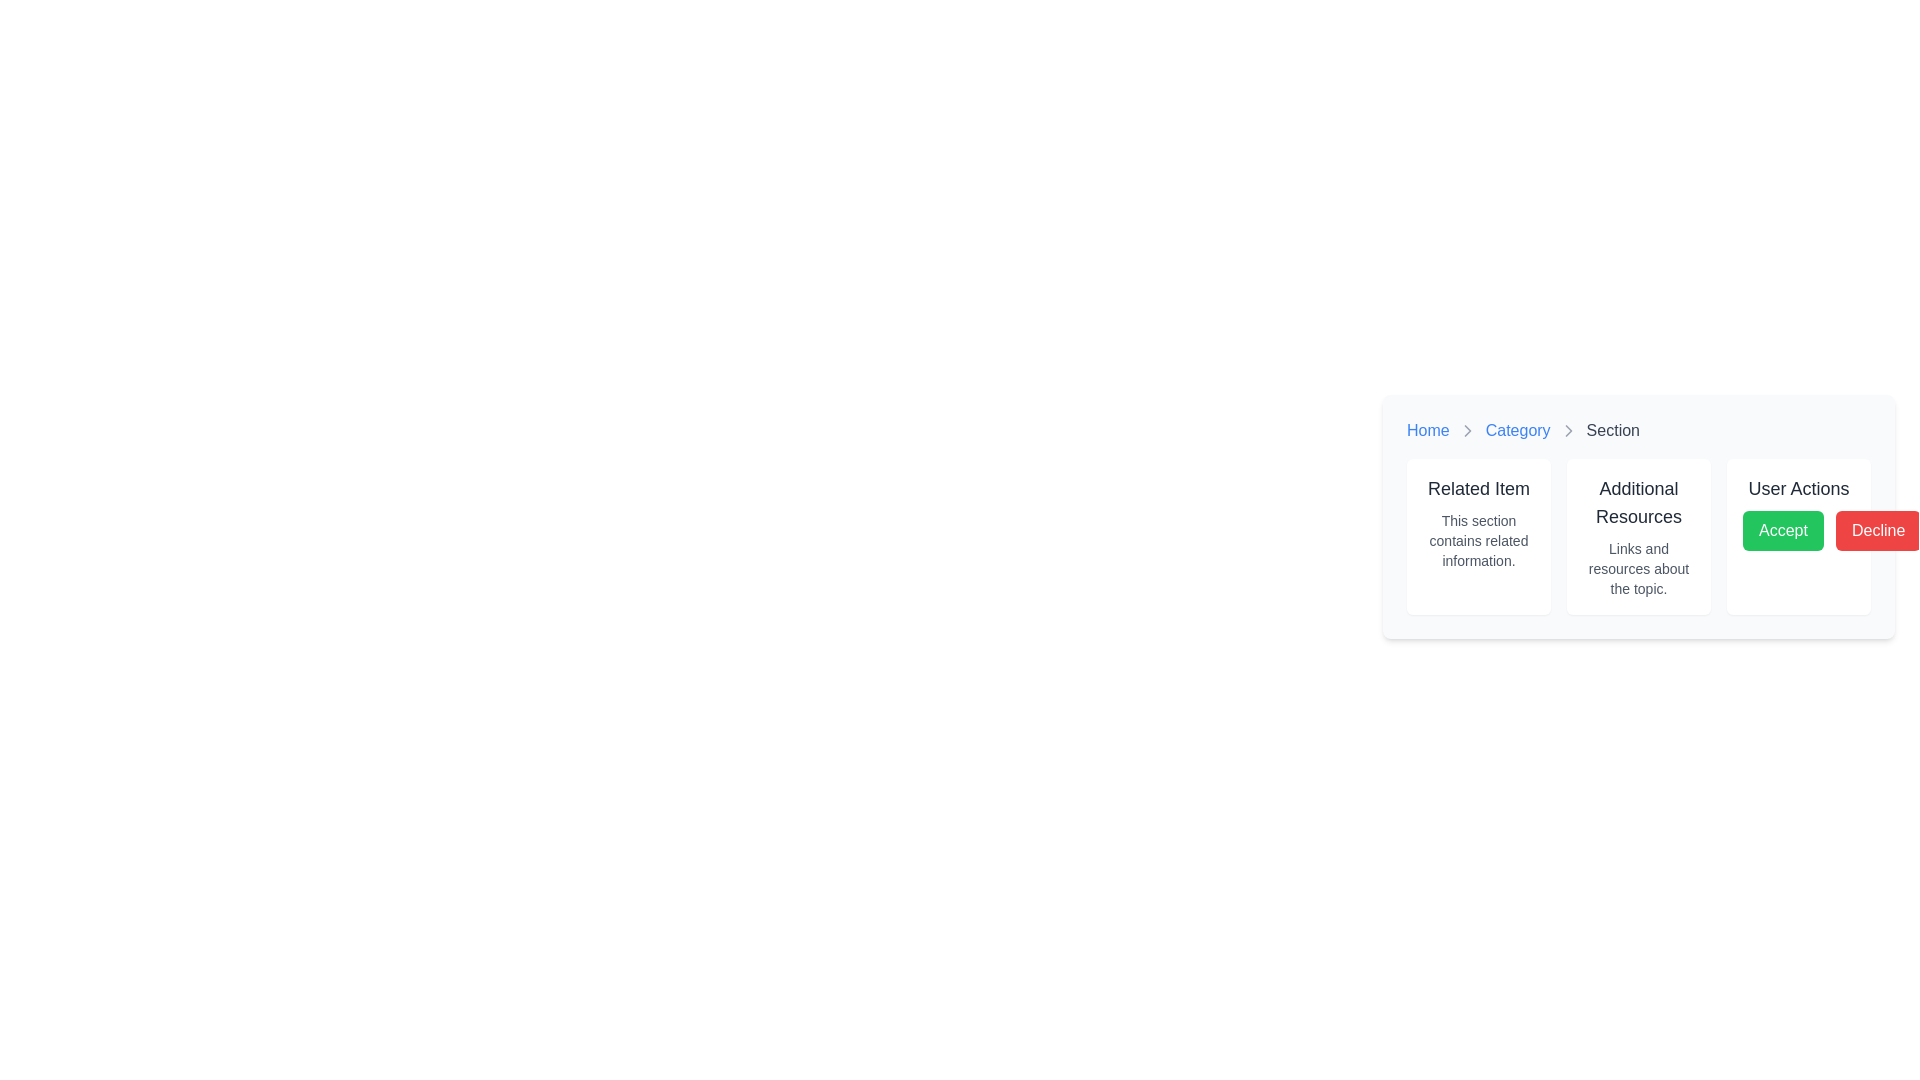 Image resolution: width=1920 pixels, height=1080 pixels. Describe the element at coordinates (1799, 530) in the screenshot. I see `the Button group within the white card titled 'User Actions'` at that location.